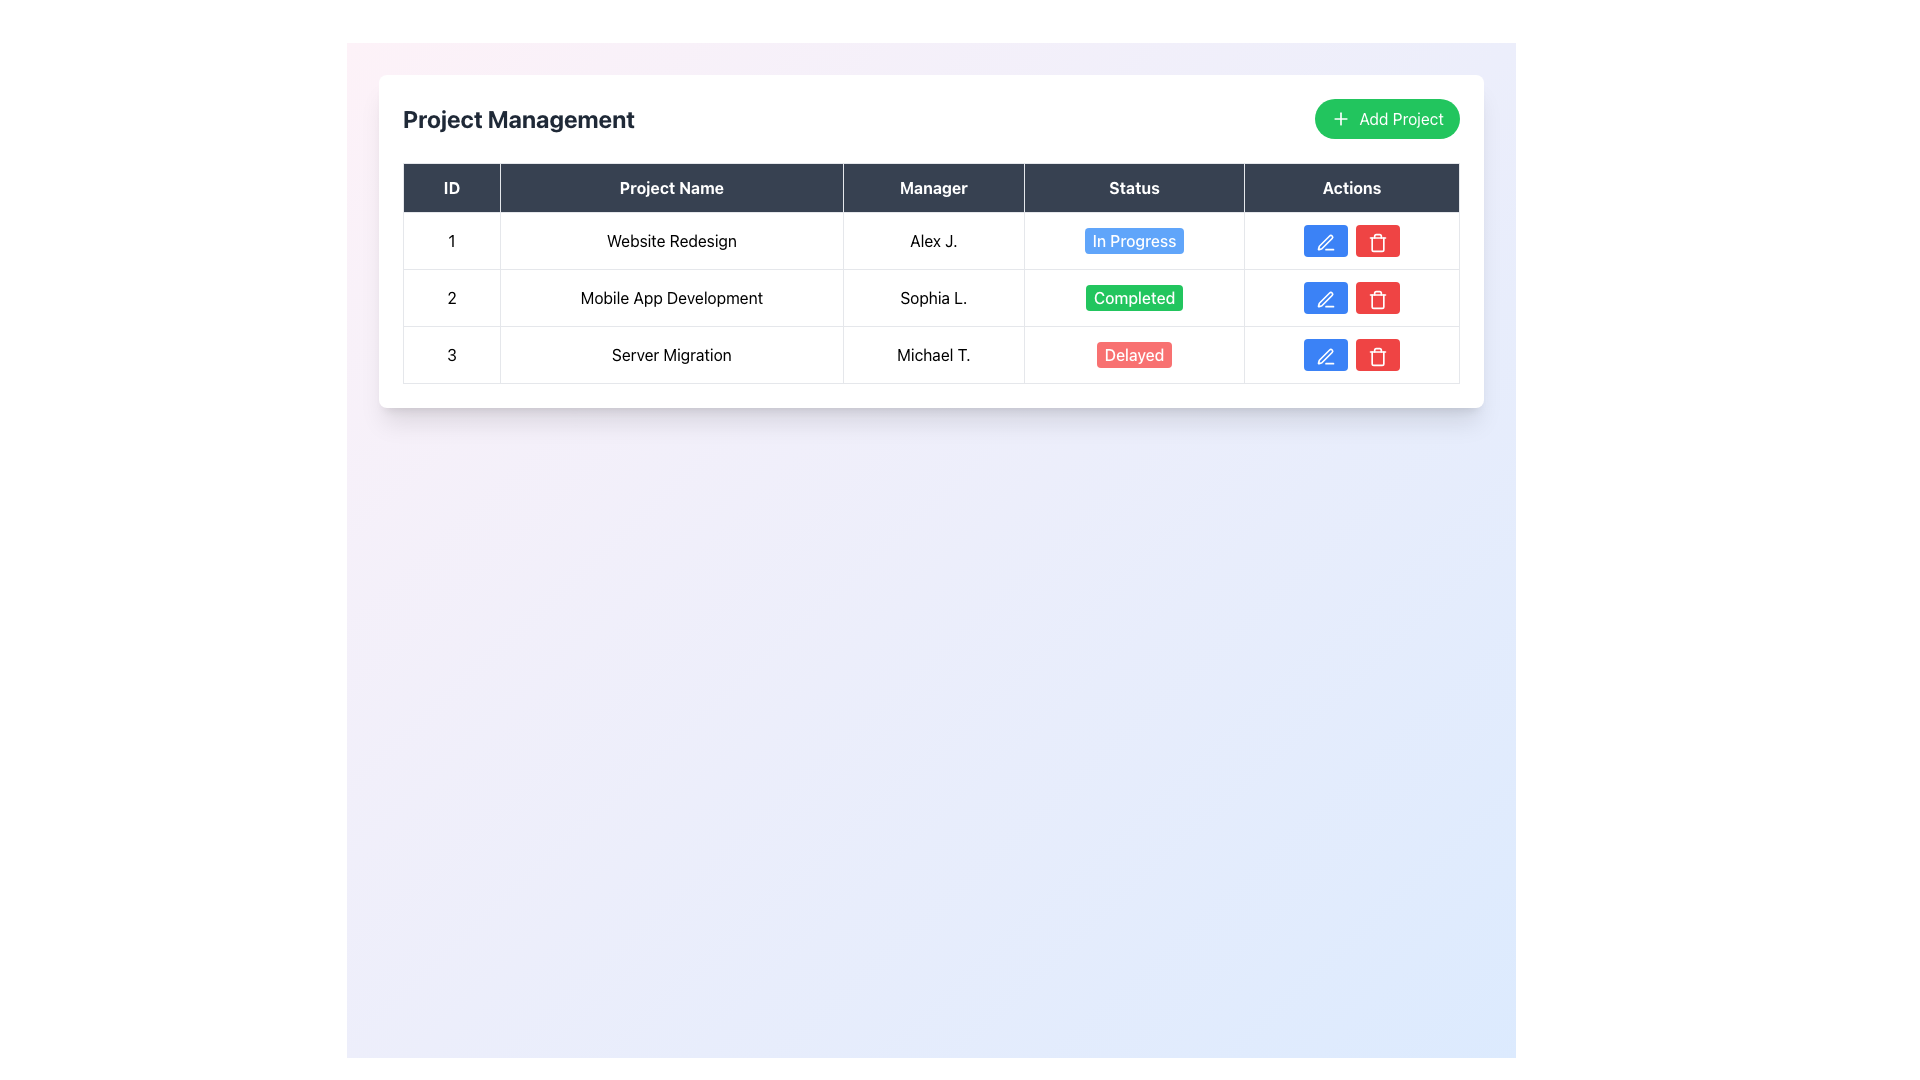 Image resolution: width=1920 pixels, height=1080 pixels. What do you see at coordinates (1326, 299) in the screenshot?
I see `the pen icon inside the blue button in the 'Actions' column of the table` at bounding box center [1326, 299].